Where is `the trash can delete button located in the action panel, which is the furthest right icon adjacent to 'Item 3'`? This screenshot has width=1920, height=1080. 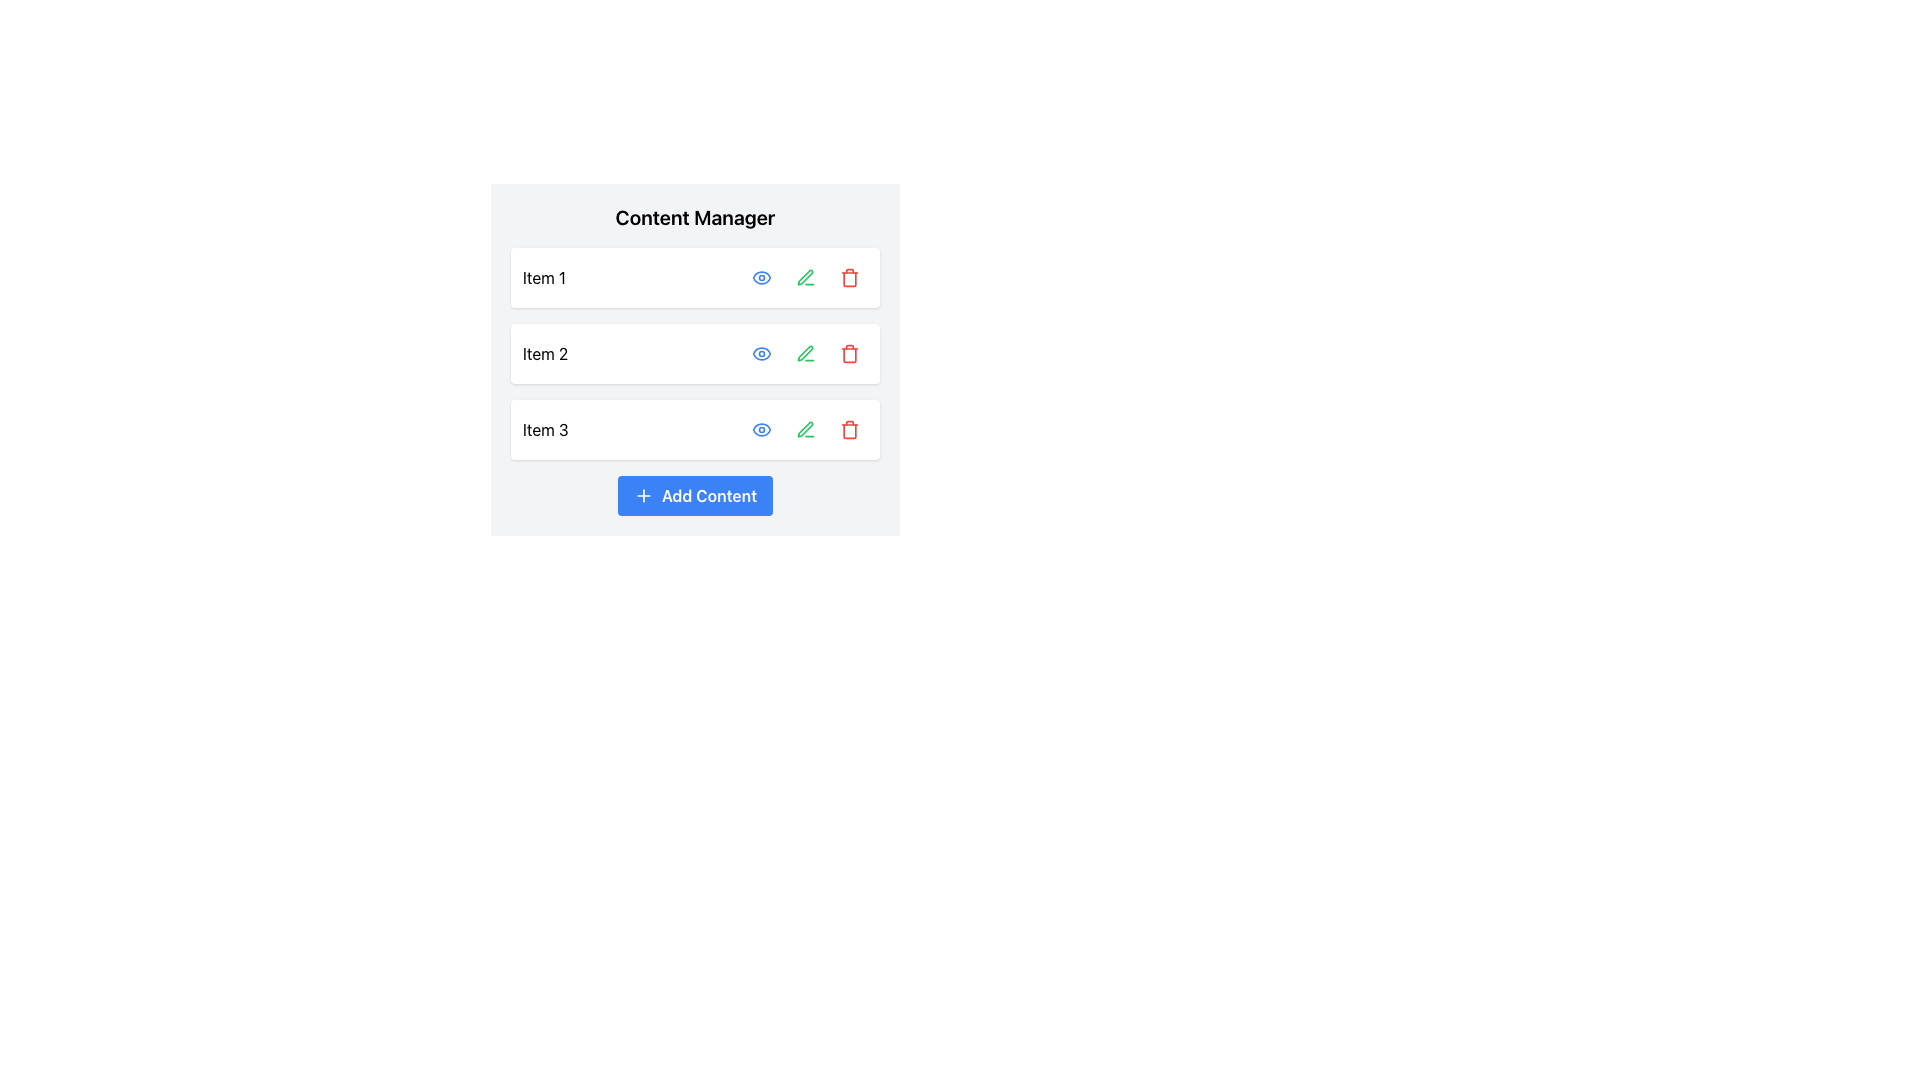 the trash can delete button located in the action panel, which is the furthest right icon adjacent to 'Item 3' is located at coordinates (849, 428).